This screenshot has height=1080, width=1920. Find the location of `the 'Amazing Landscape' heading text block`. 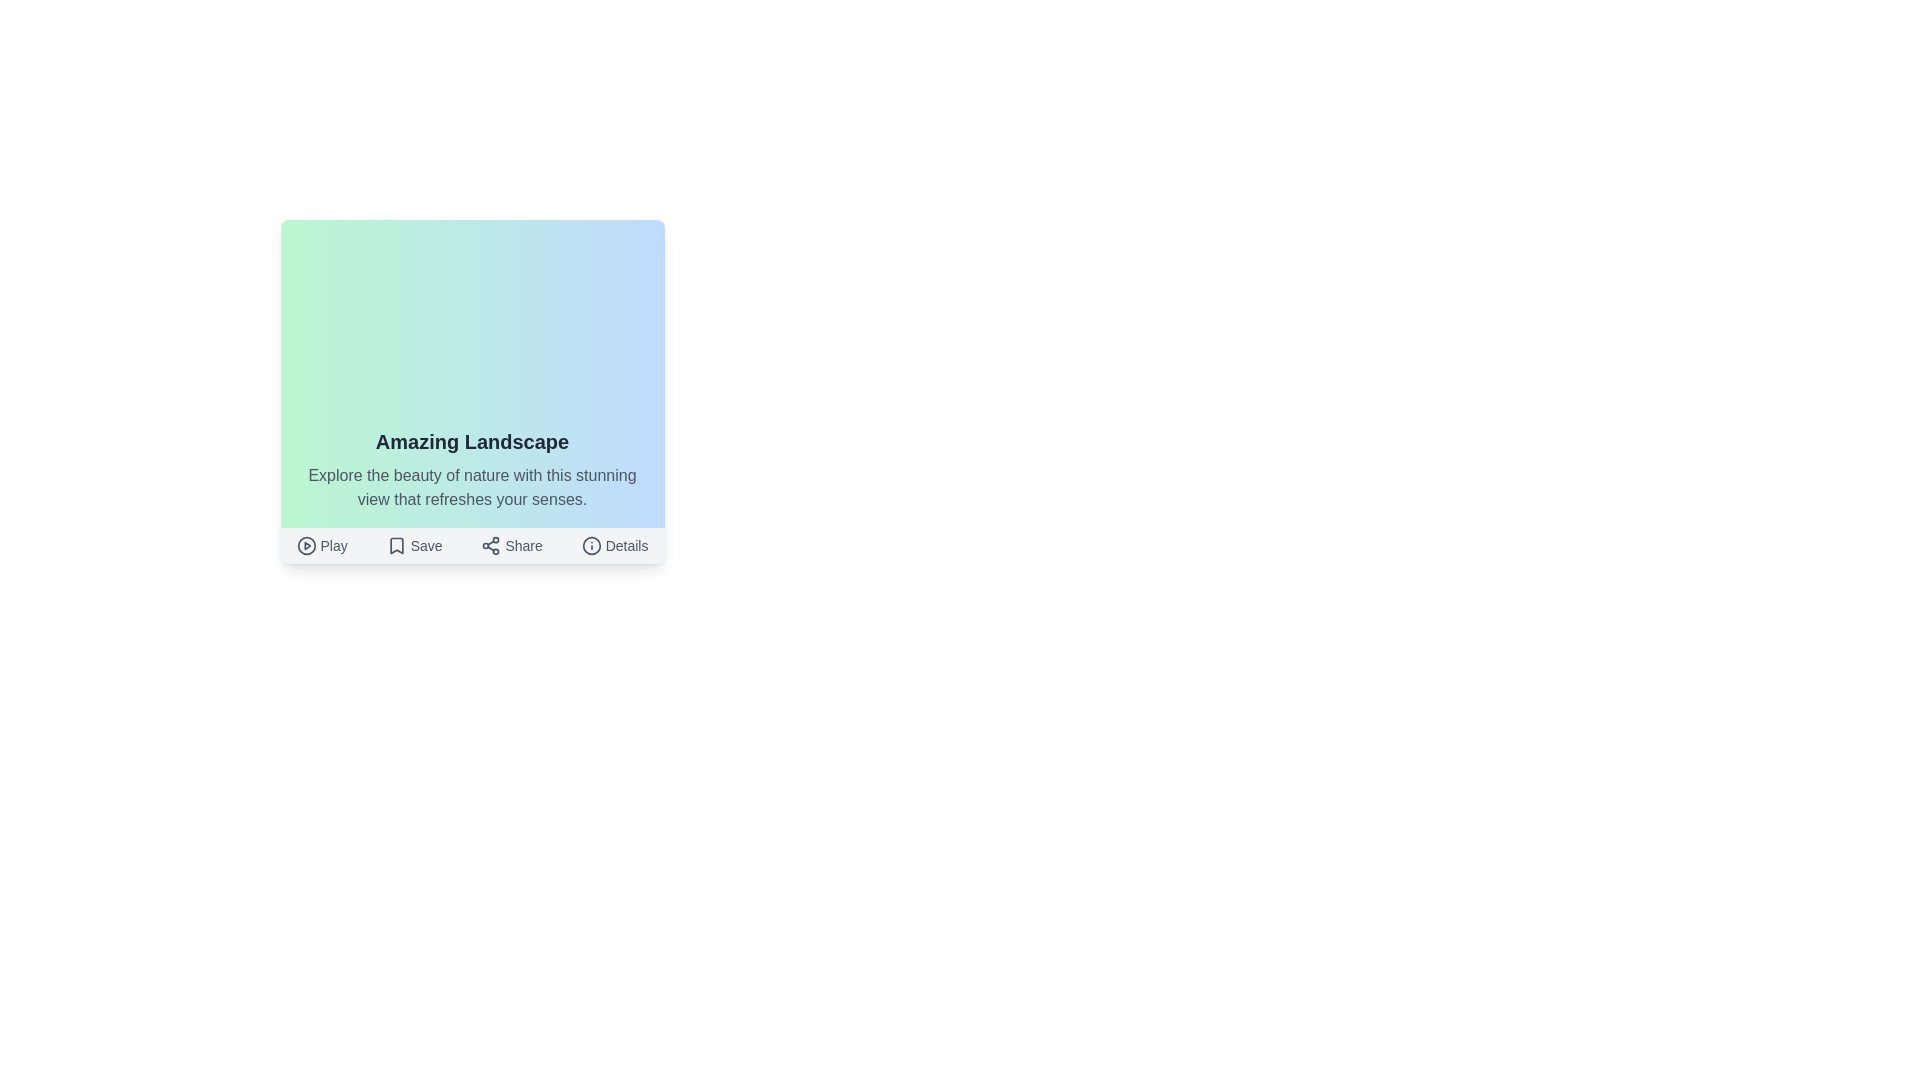

the 'Amazing Landscape' heading text block is located at coordinates (471, 441).